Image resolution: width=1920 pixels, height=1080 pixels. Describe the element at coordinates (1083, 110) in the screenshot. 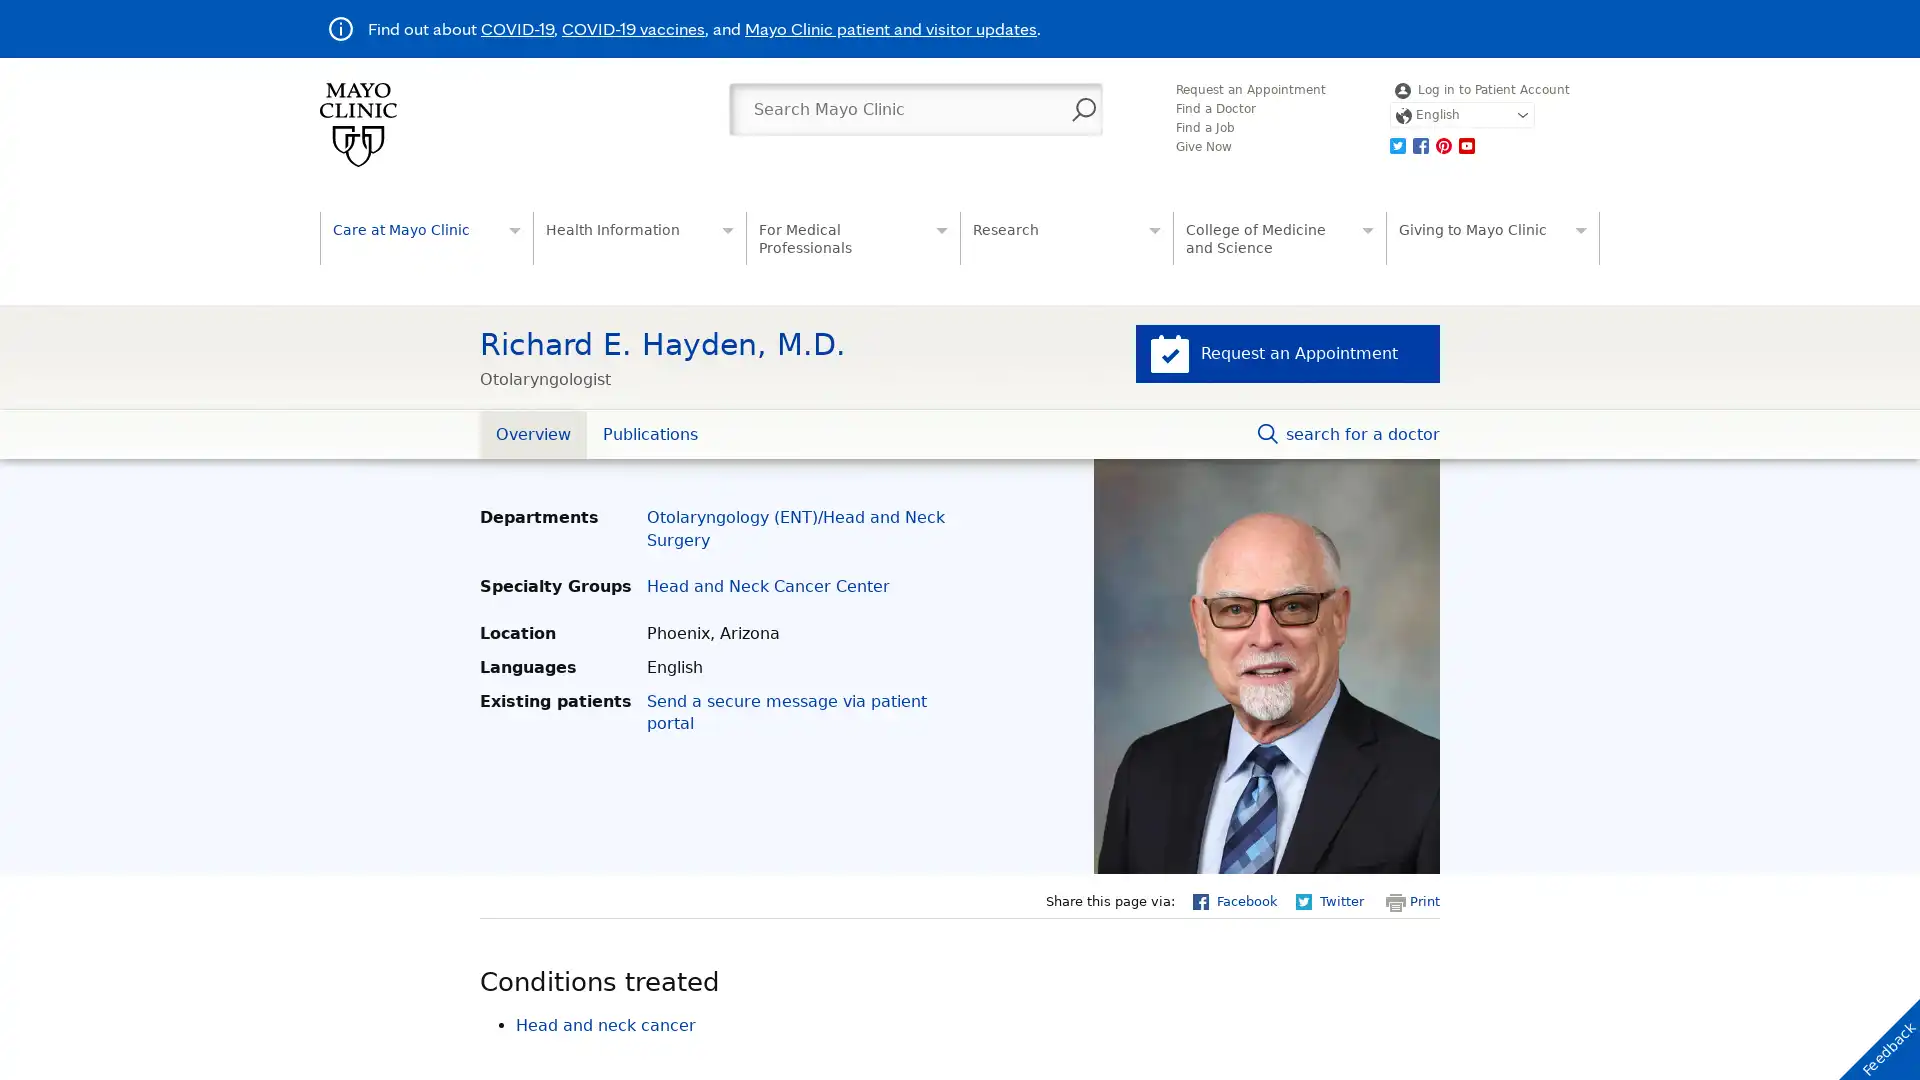

I see `Search` at that location.